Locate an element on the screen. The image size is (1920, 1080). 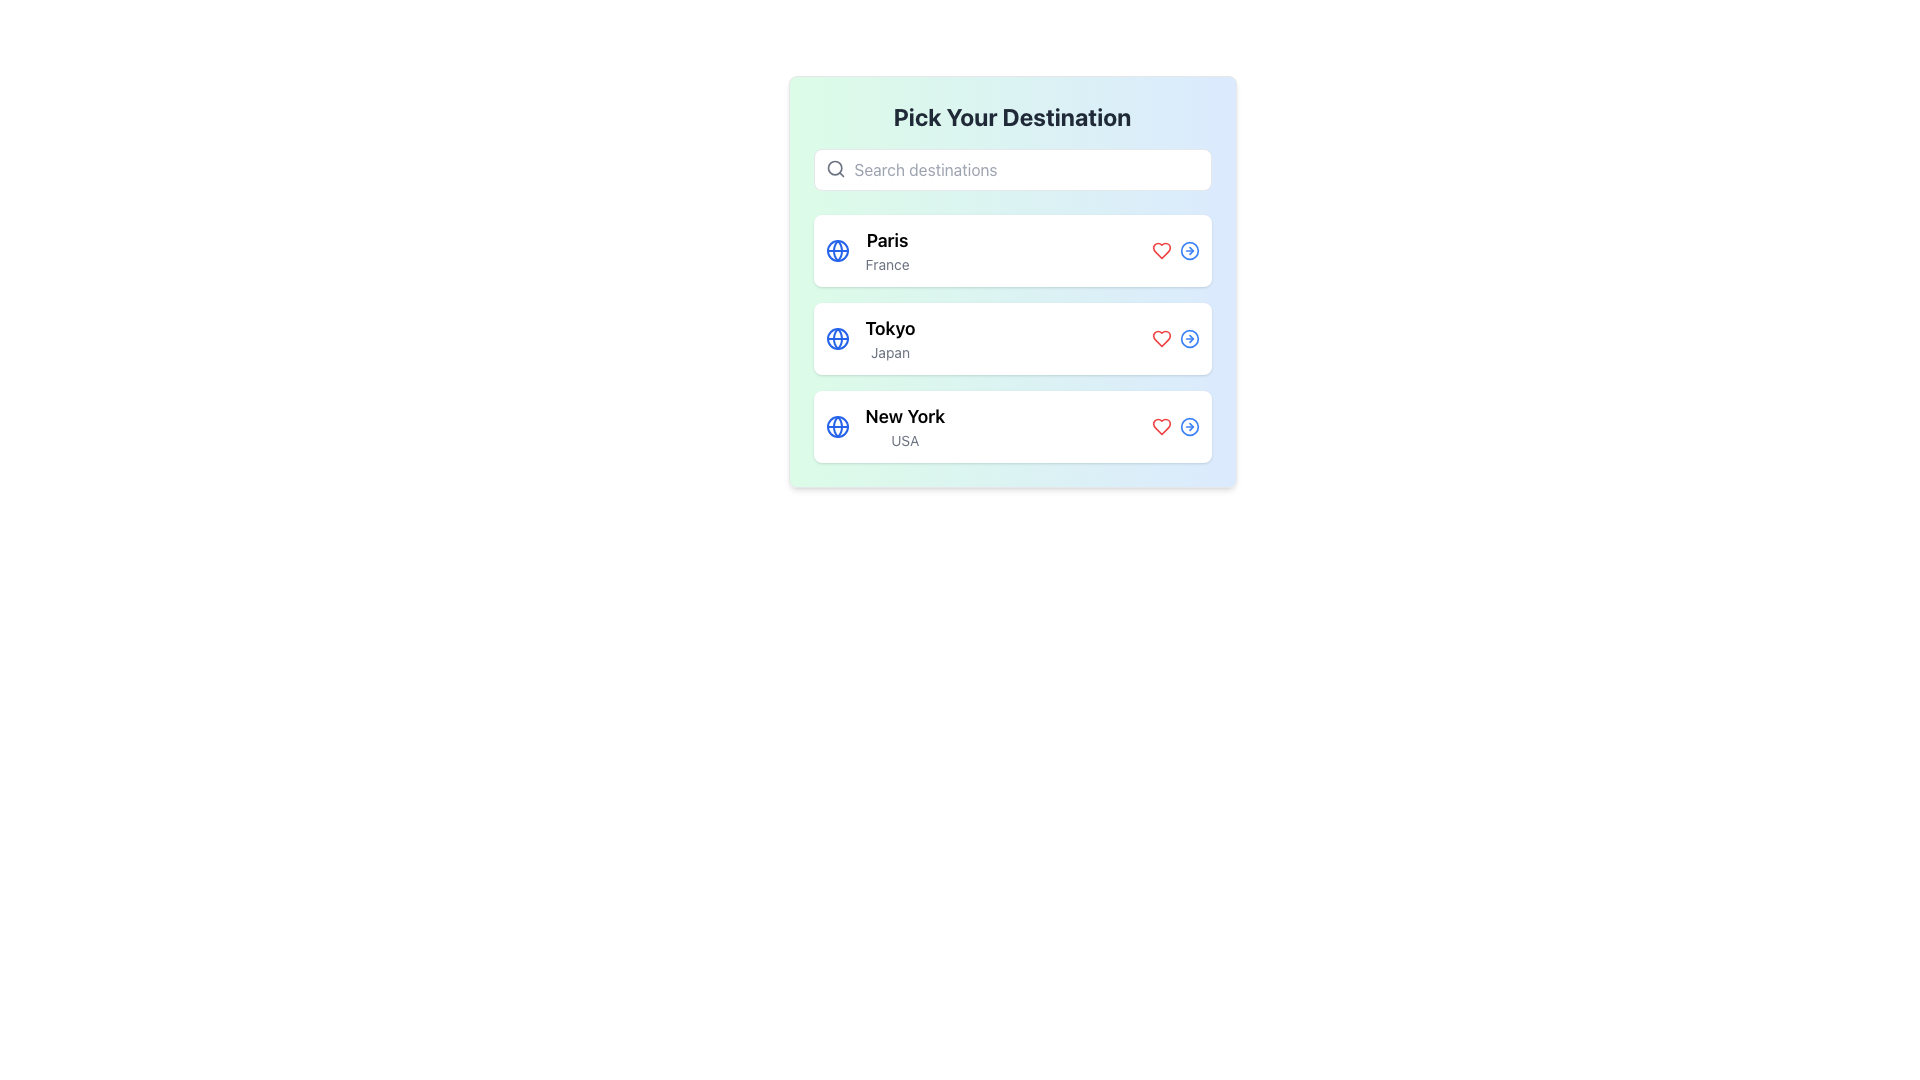
the text label indicating the destination 'Paris', which is the first line of textual information in the card component titled 'Pick Your Destination' is located at coordinates (886, 239).